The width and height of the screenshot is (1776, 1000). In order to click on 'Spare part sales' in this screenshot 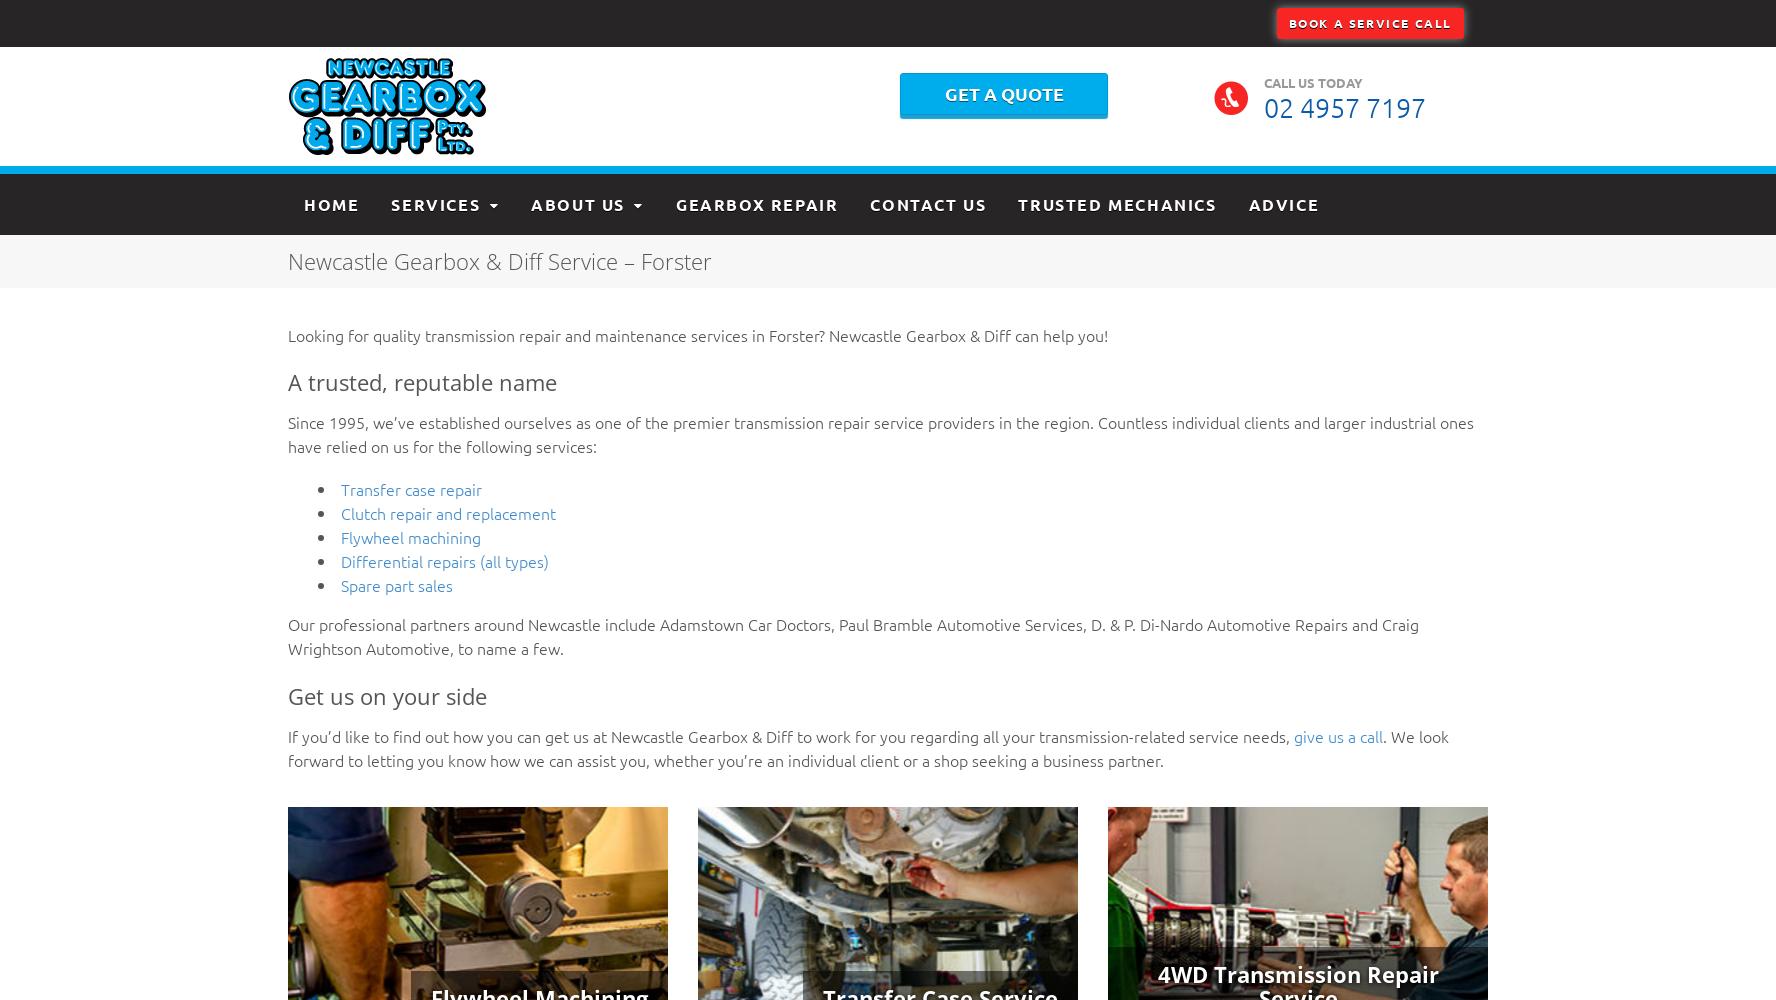, I will do `click(396, 584)`.